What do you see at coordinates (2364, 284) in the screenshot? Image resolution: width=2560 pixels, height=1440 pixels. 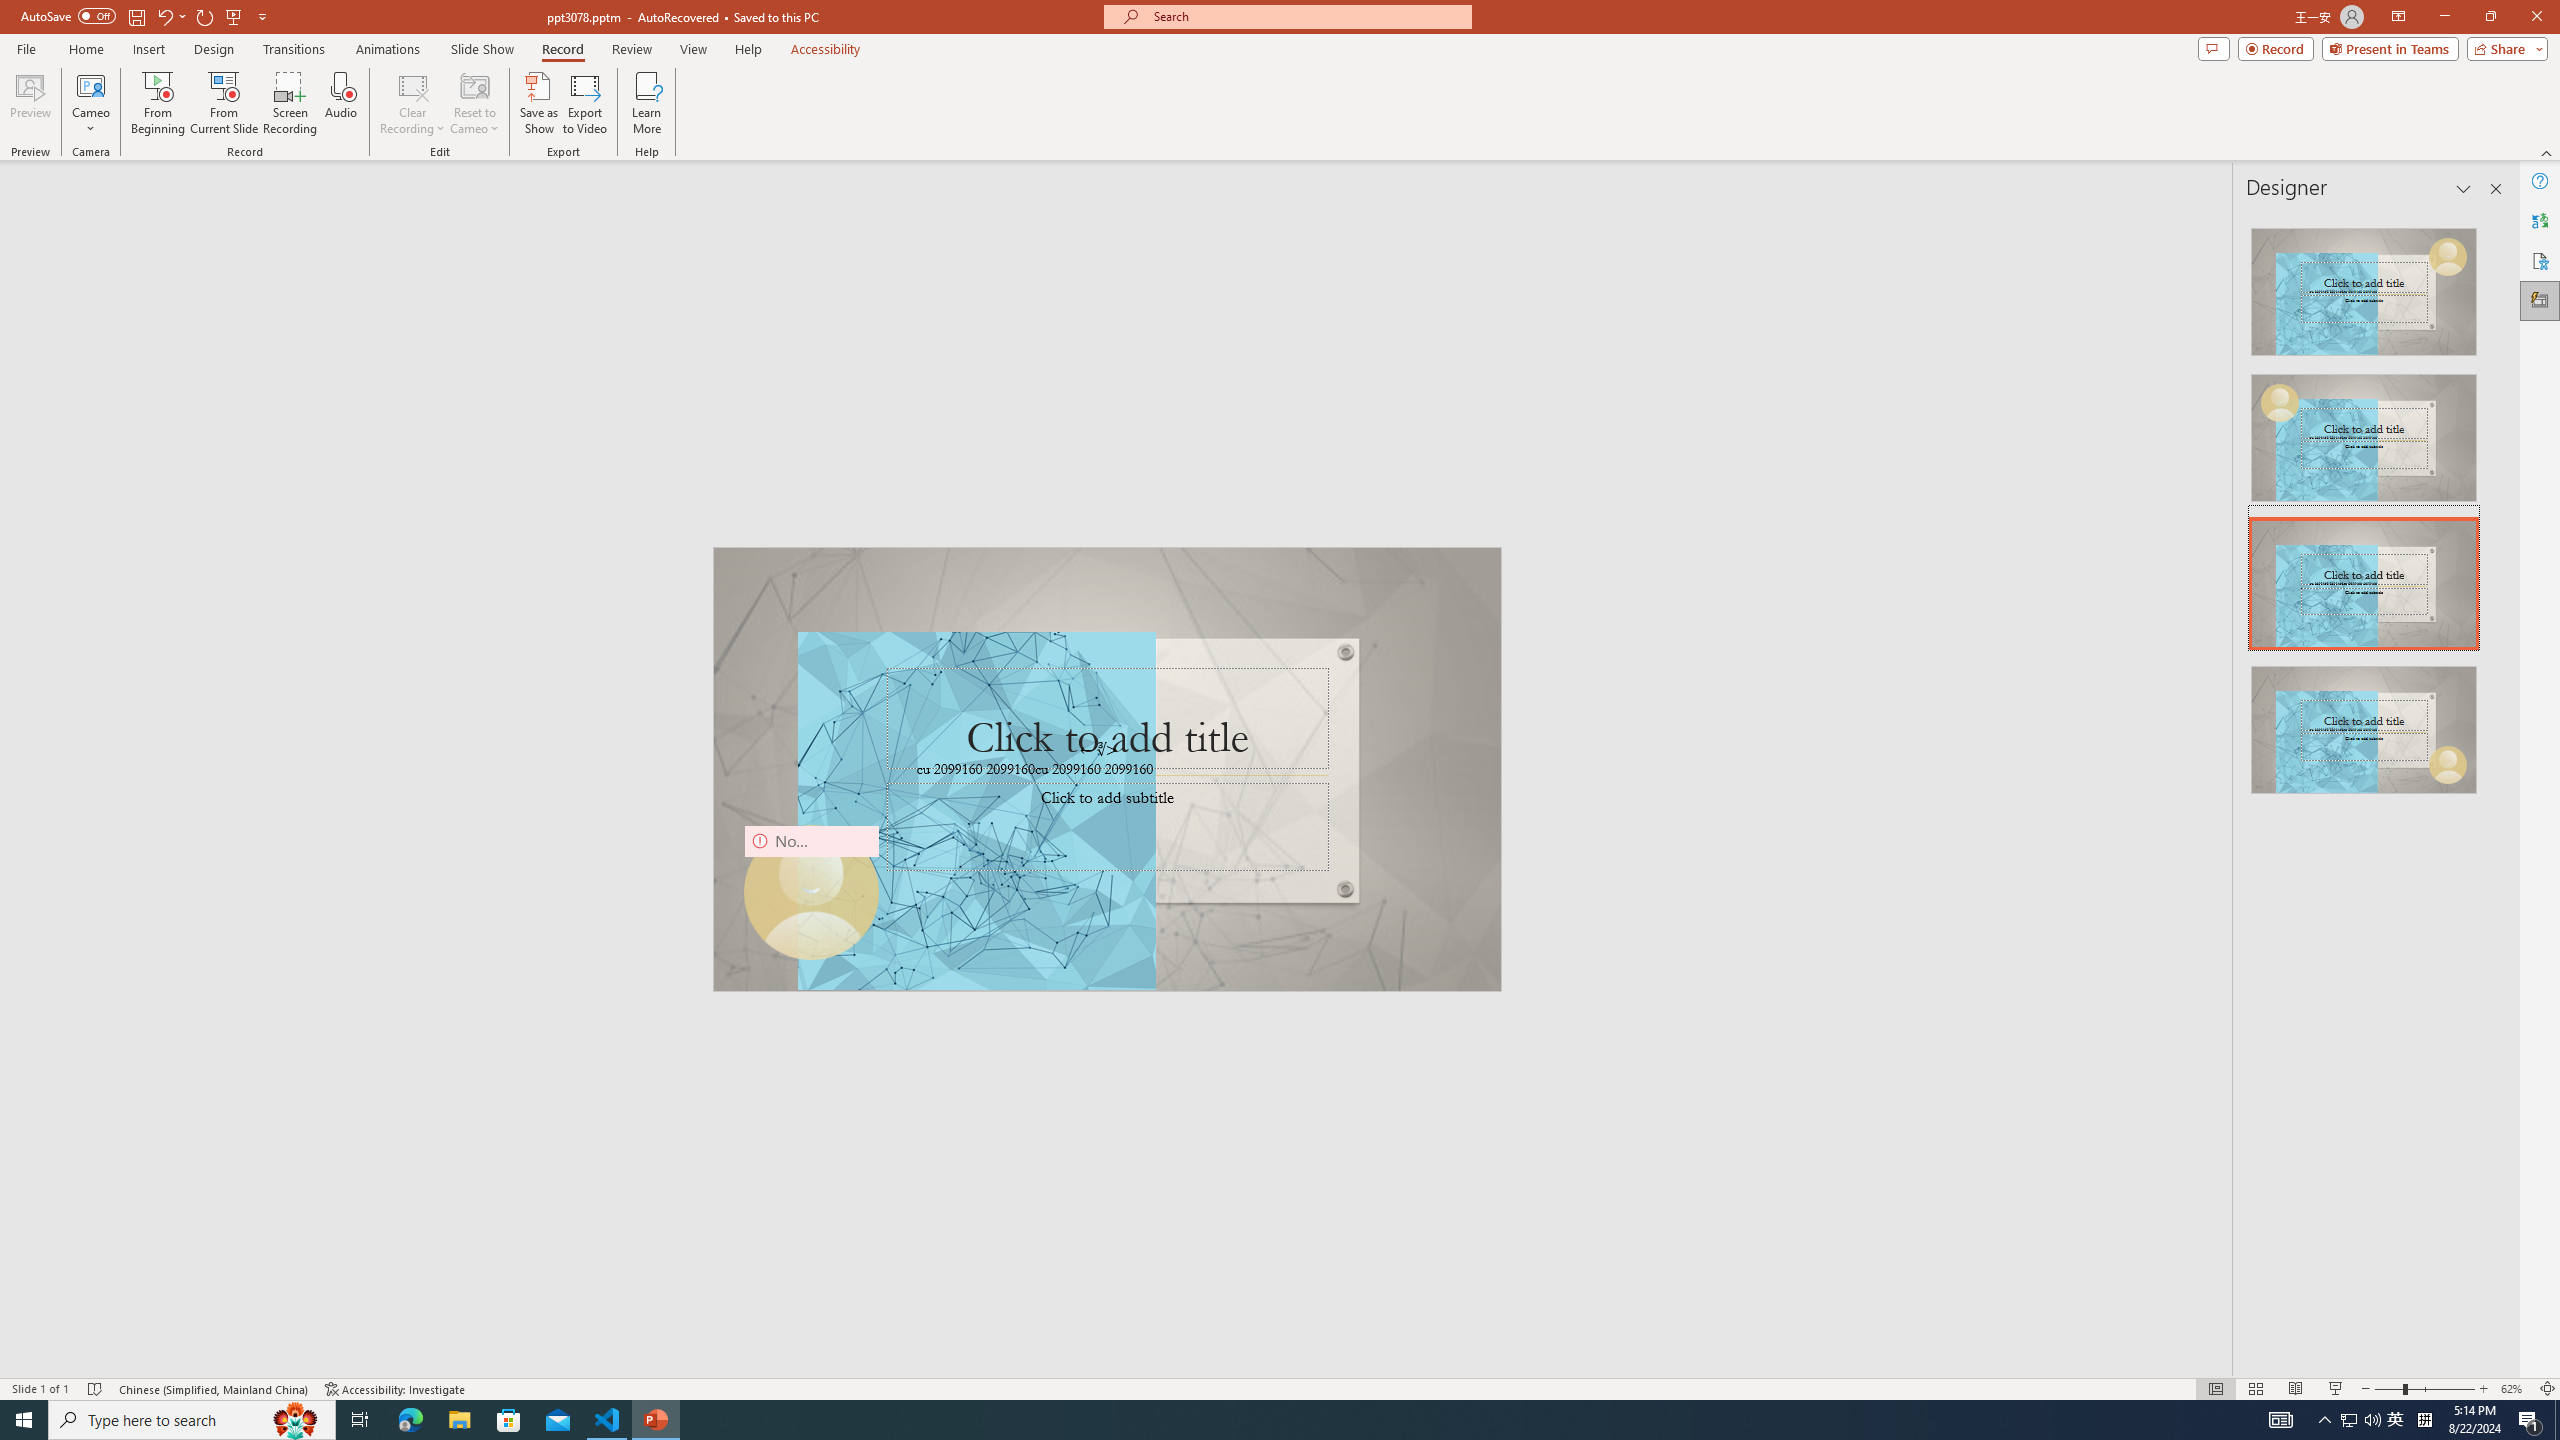 I see `'Recommended Design: Design Idea'` at bounding box center [2364, 284].